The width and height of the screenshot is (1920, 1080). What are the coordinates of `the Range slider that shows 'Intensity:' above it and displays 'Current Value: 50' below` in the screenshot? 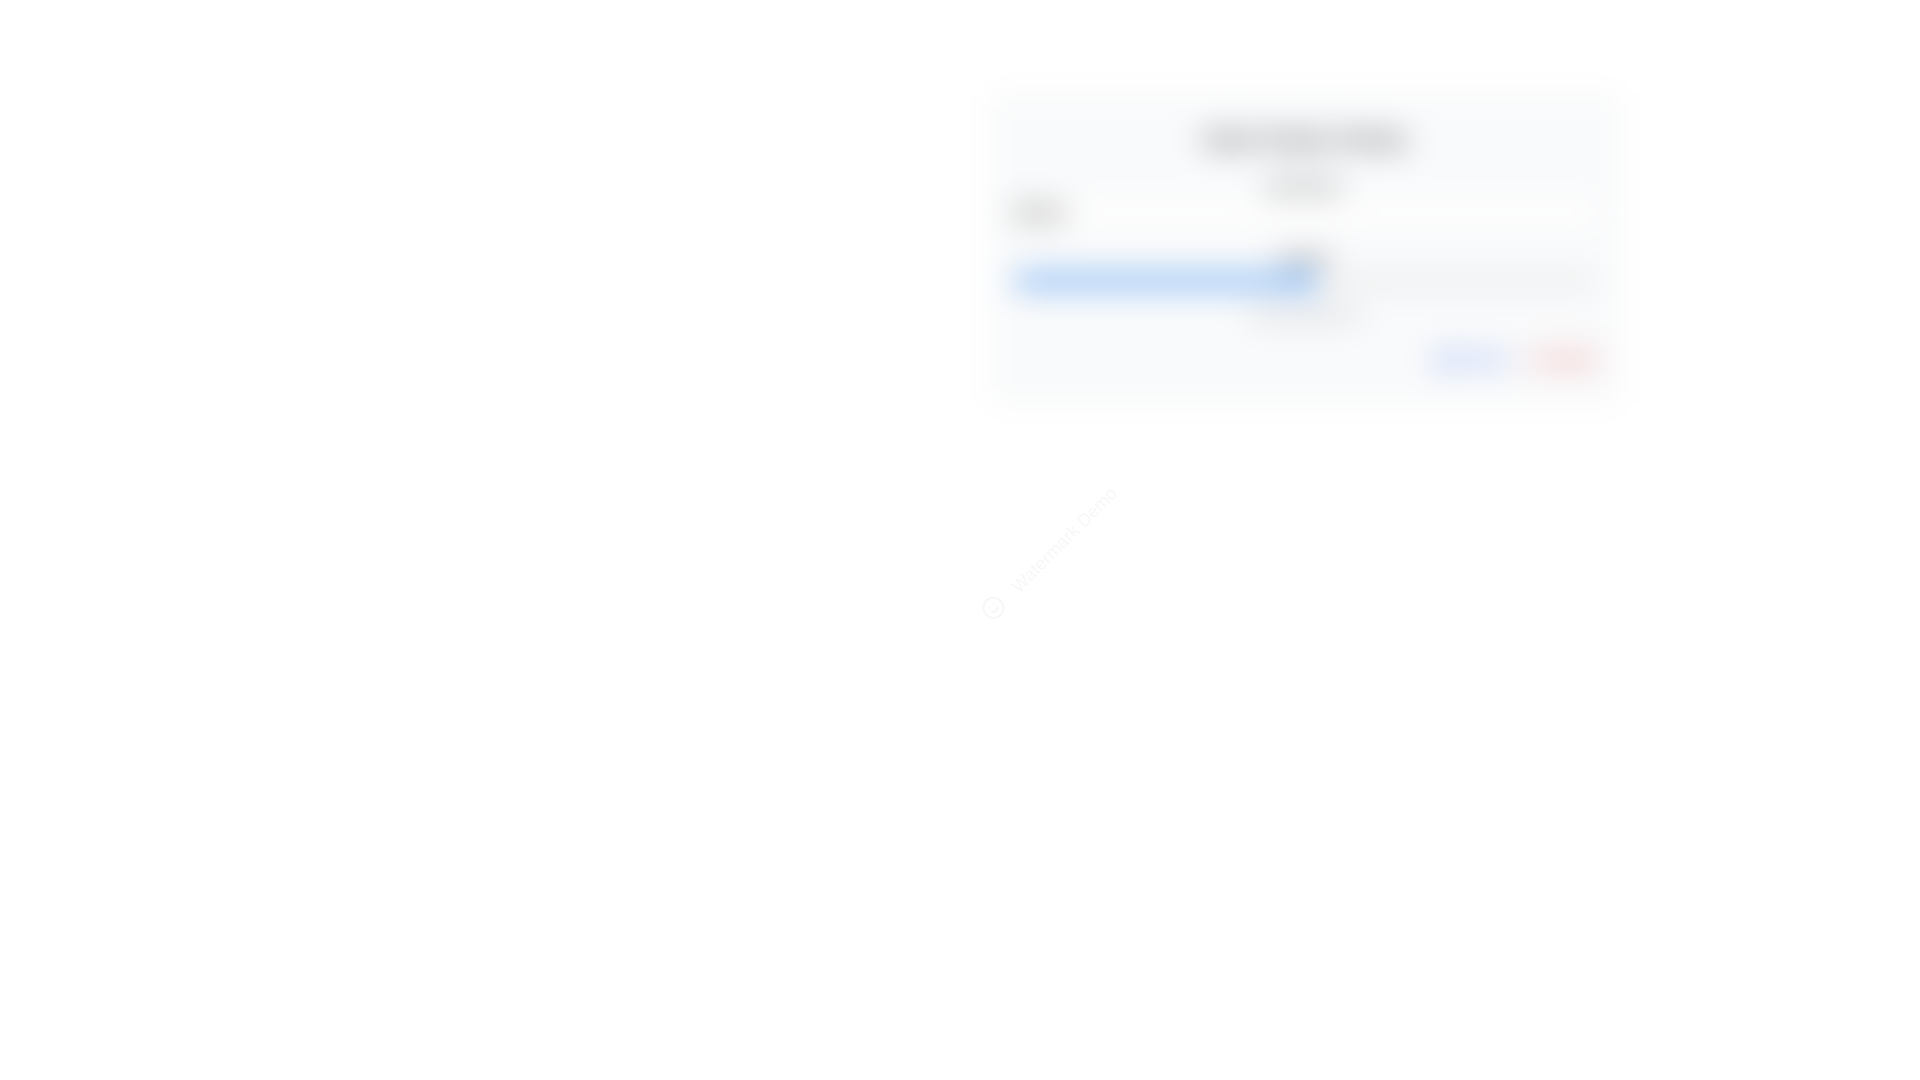 It's located at (1305, 286).